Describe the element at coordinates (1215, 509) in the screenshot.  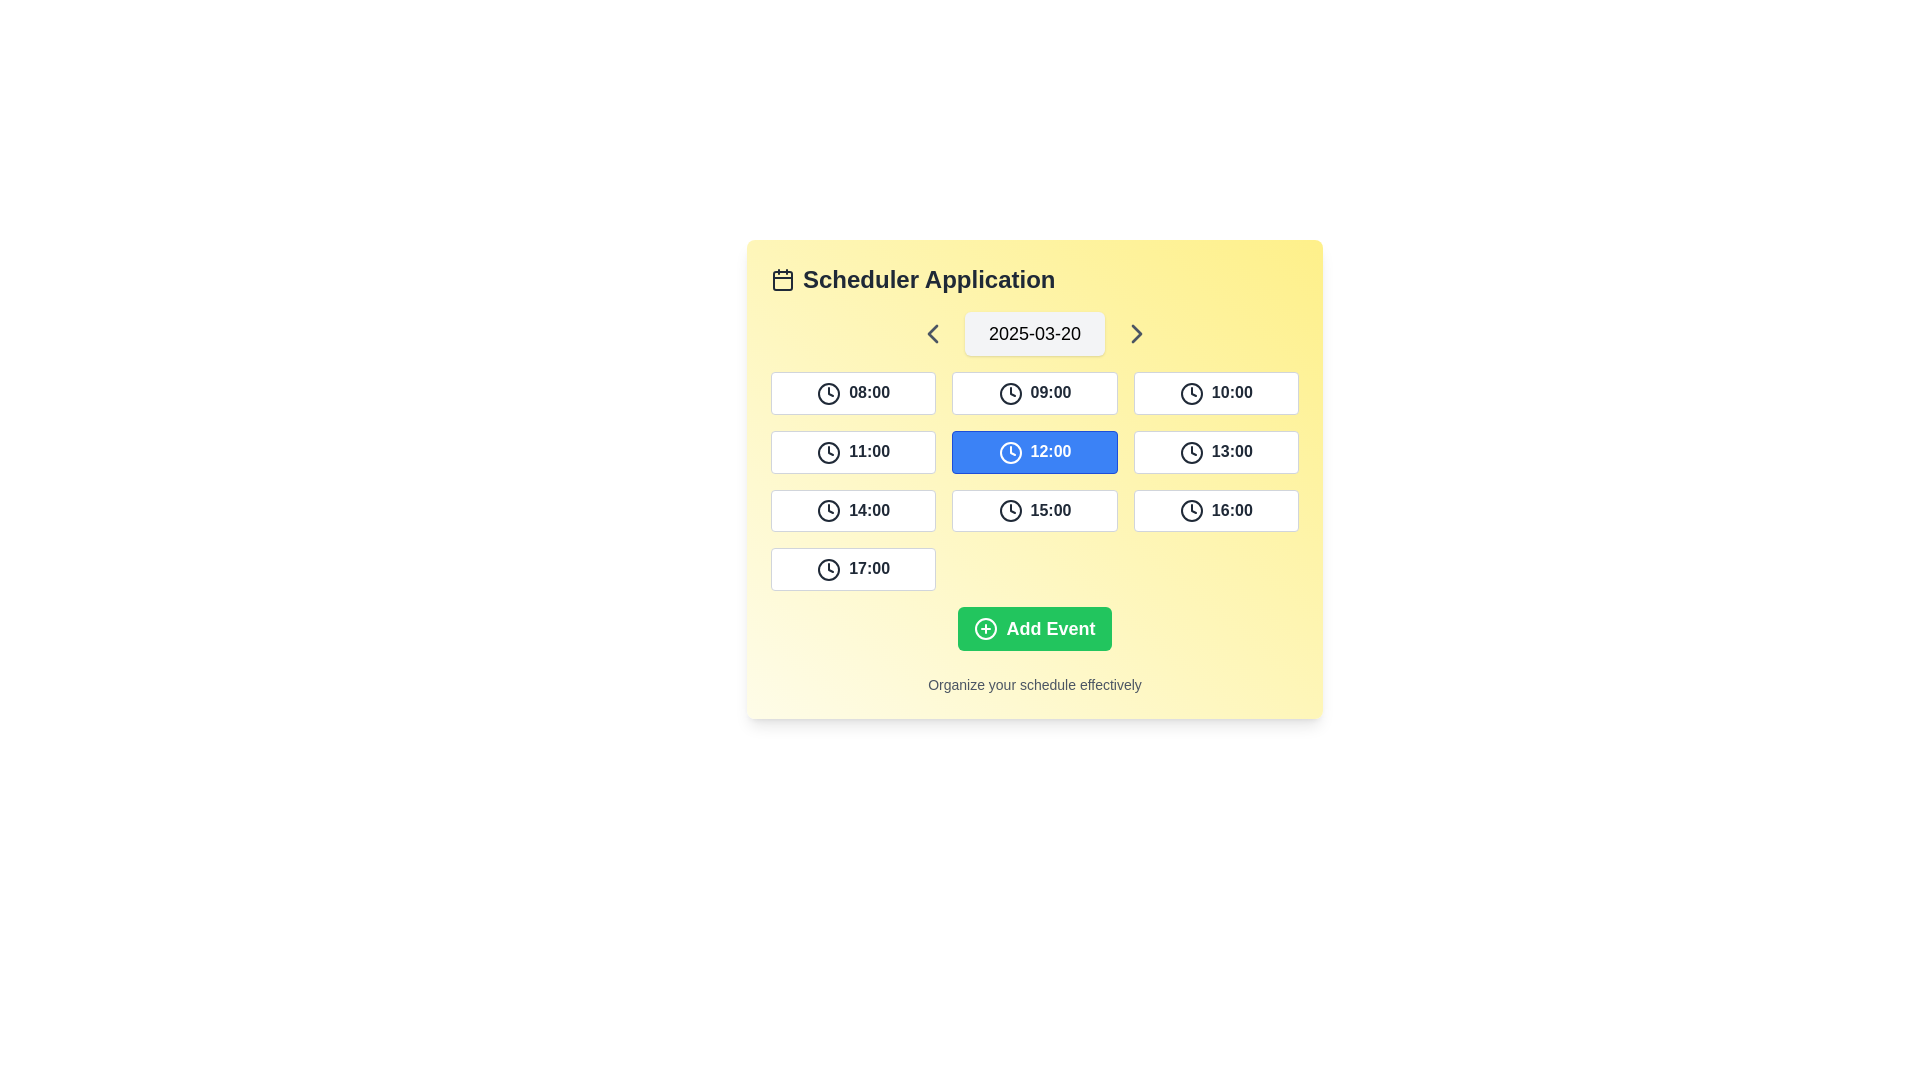
I see `the button labeled '16:00' with a clock icon, located` at that location.